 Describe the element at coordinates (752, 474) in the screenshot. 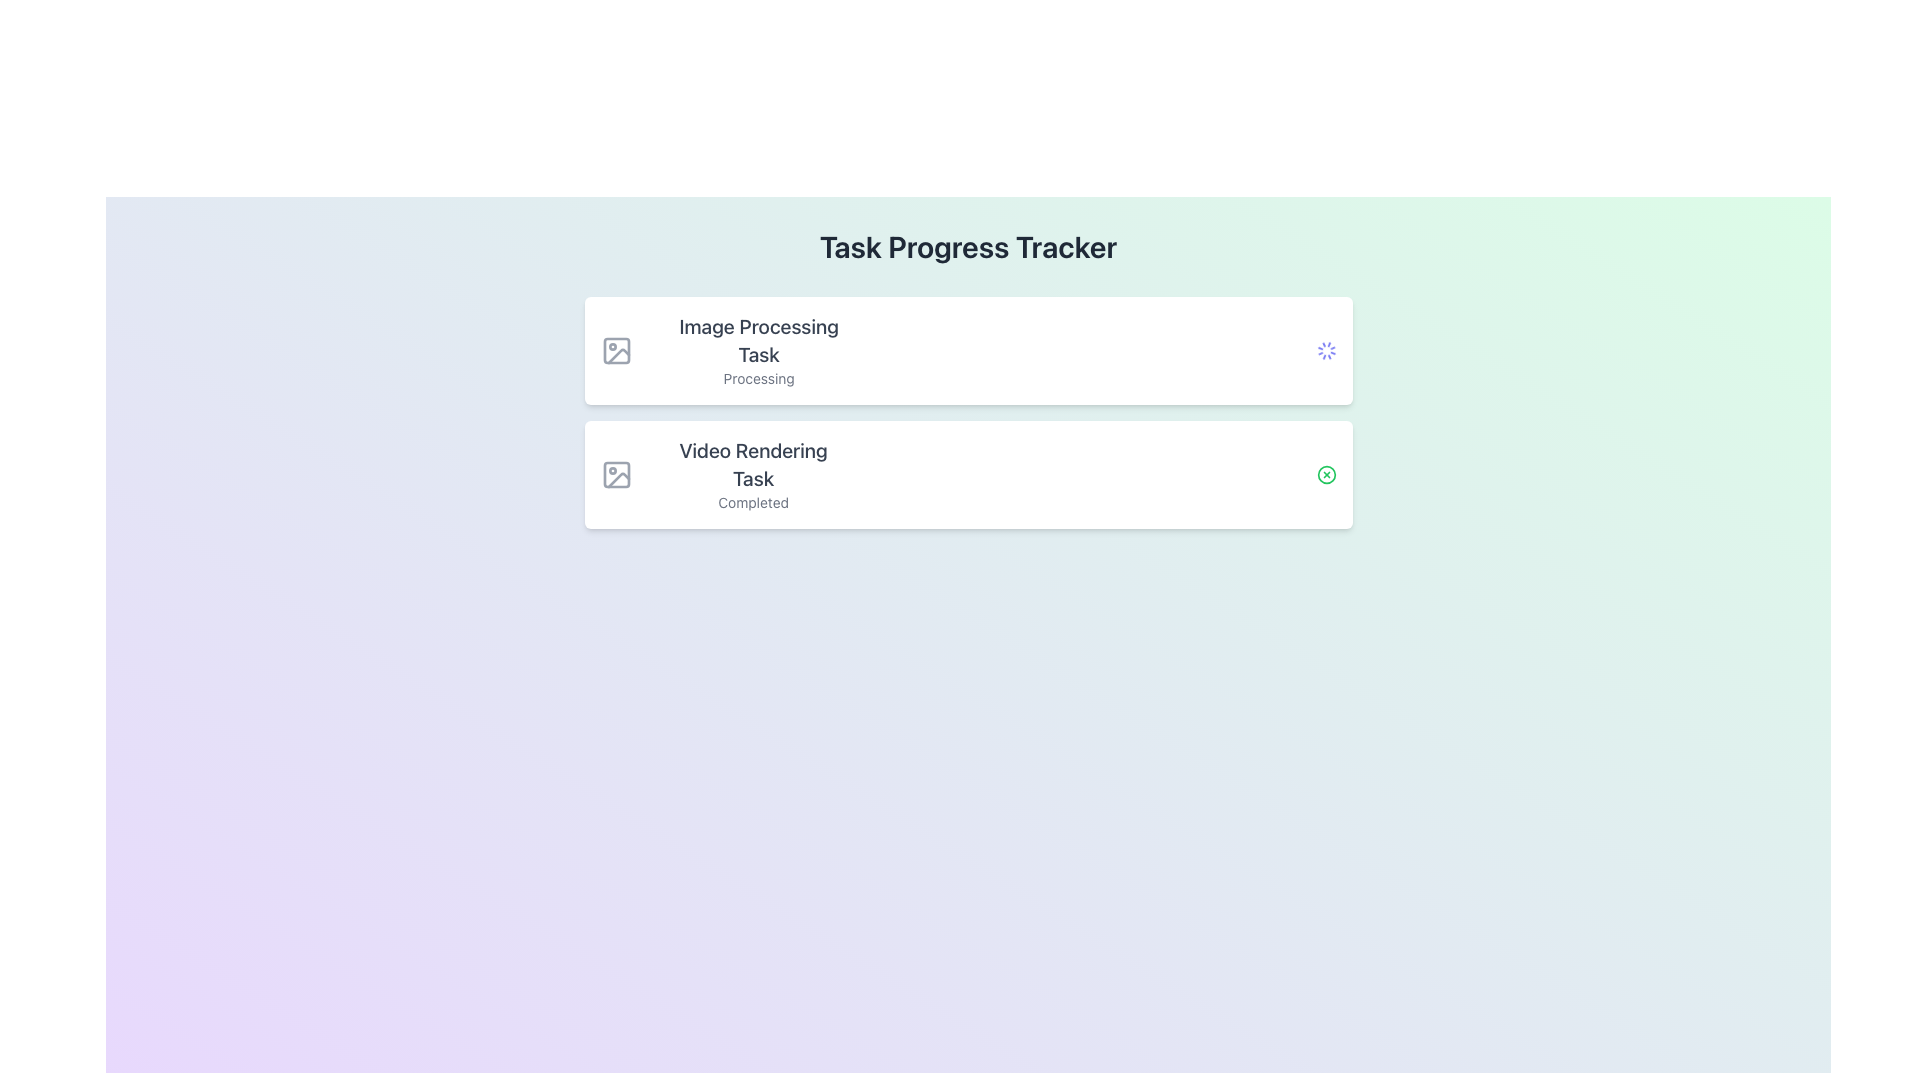

I see `the Text display element that shows 'Video Rendering Task' and 'Completed', which is located in the second card section of the 'Task Progress Tracker'` at that location.